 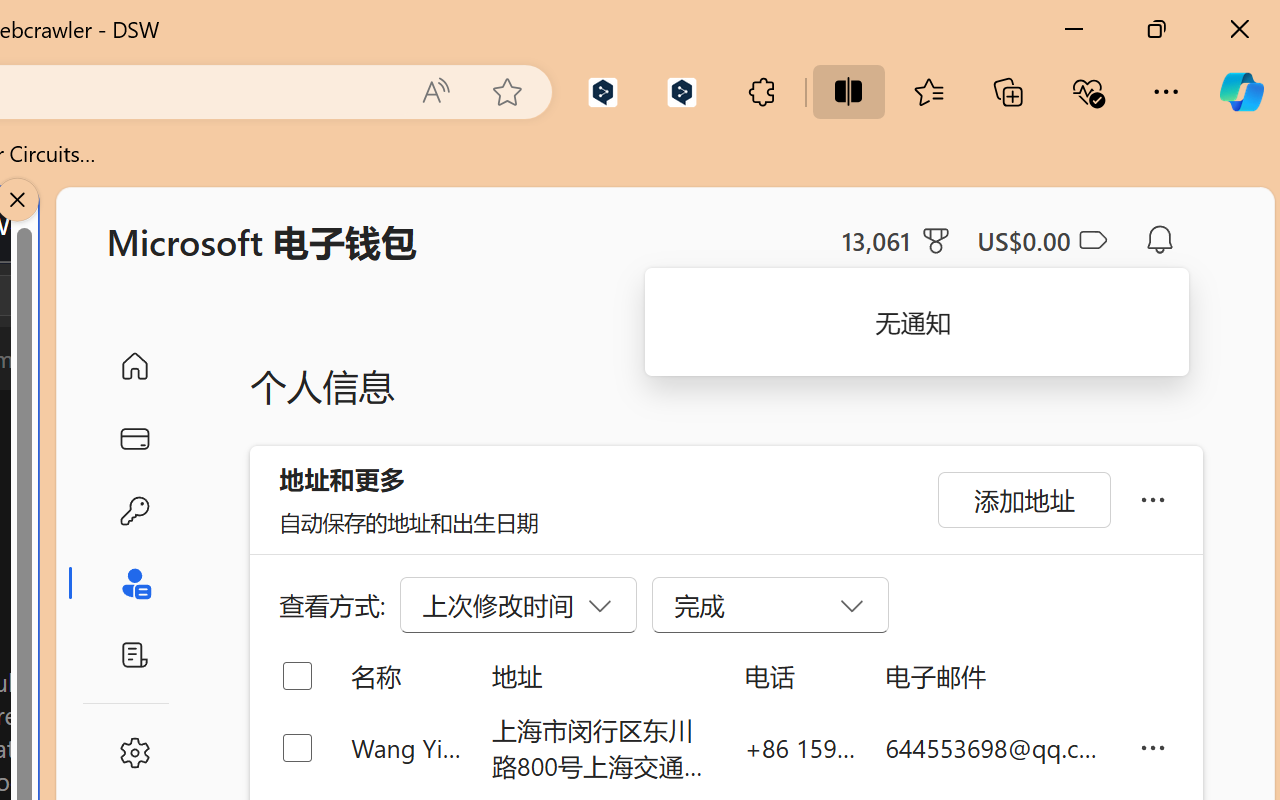 I want to click on '+86 159 0032 4640', so click(x=800, y=747).